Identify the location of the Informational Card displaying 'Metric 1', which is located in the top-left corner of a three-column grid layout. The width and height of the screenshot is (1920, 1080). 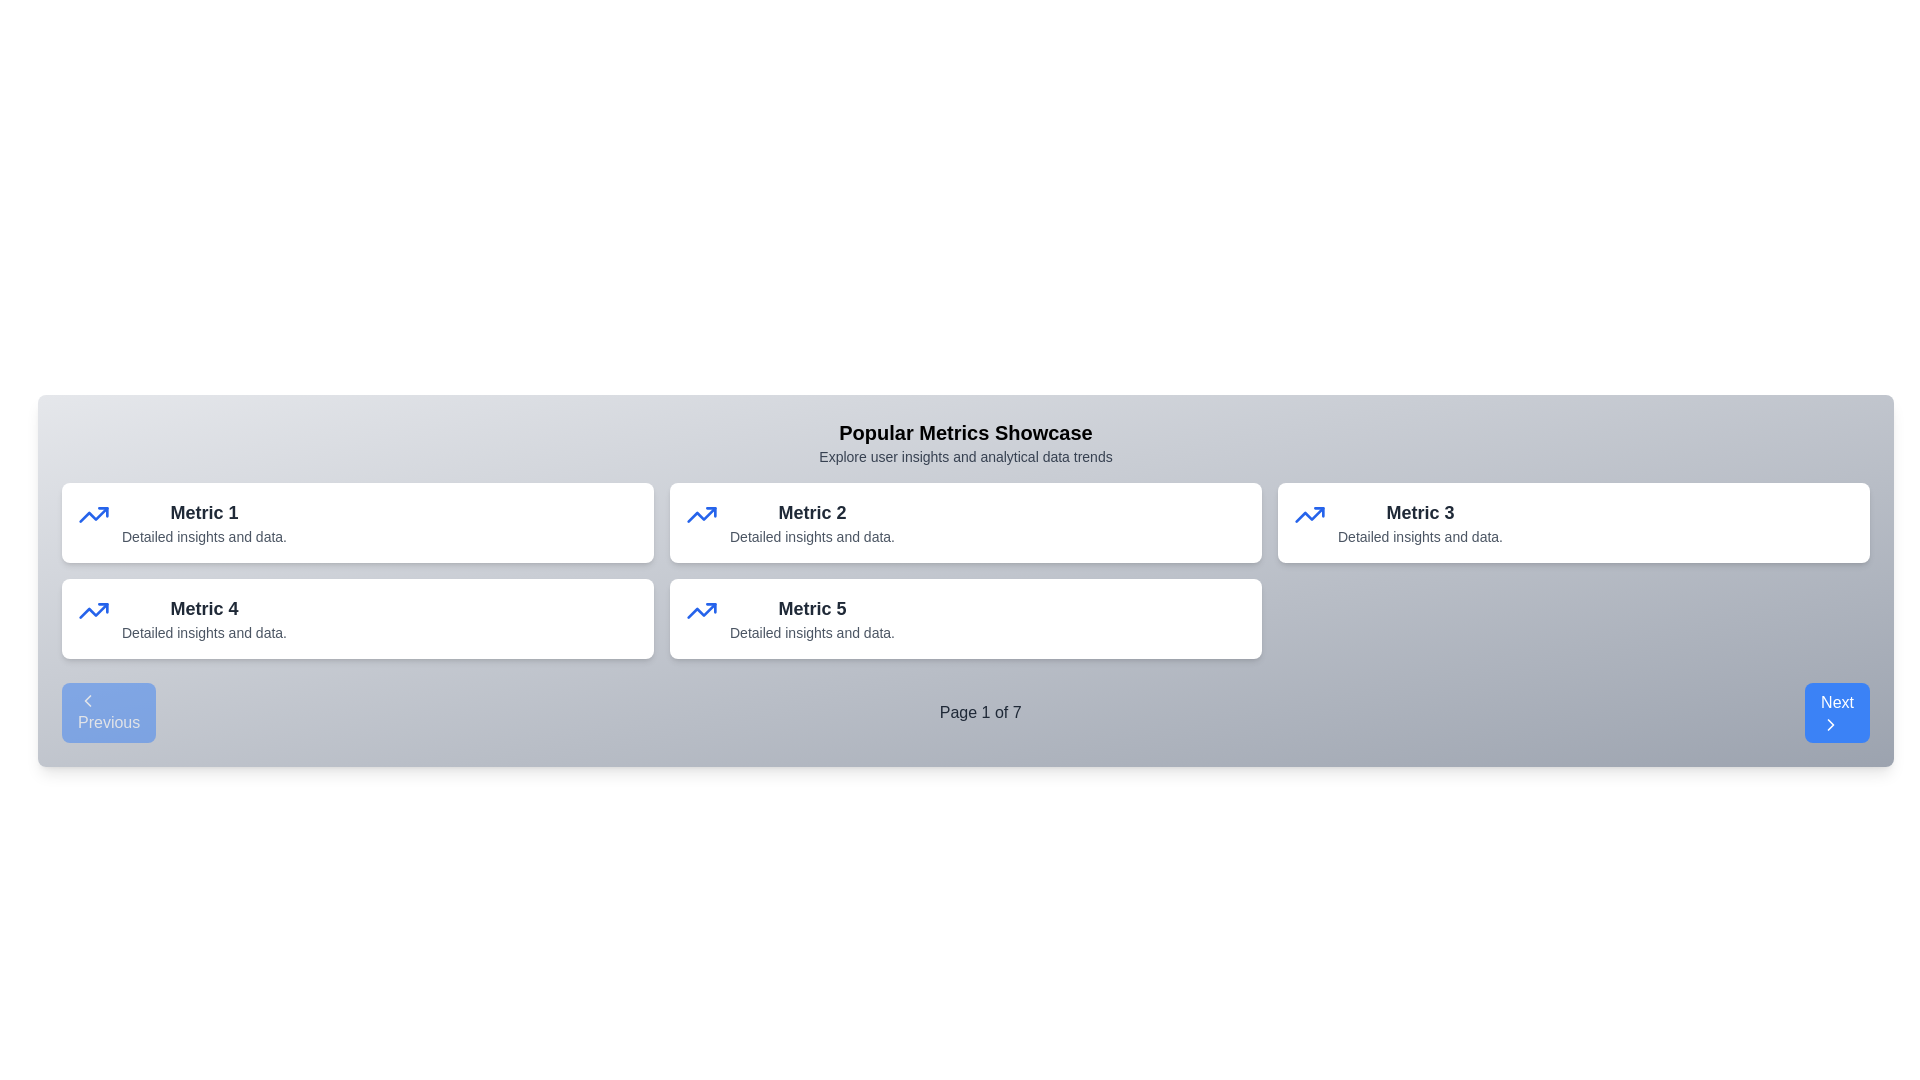
(358, 522).